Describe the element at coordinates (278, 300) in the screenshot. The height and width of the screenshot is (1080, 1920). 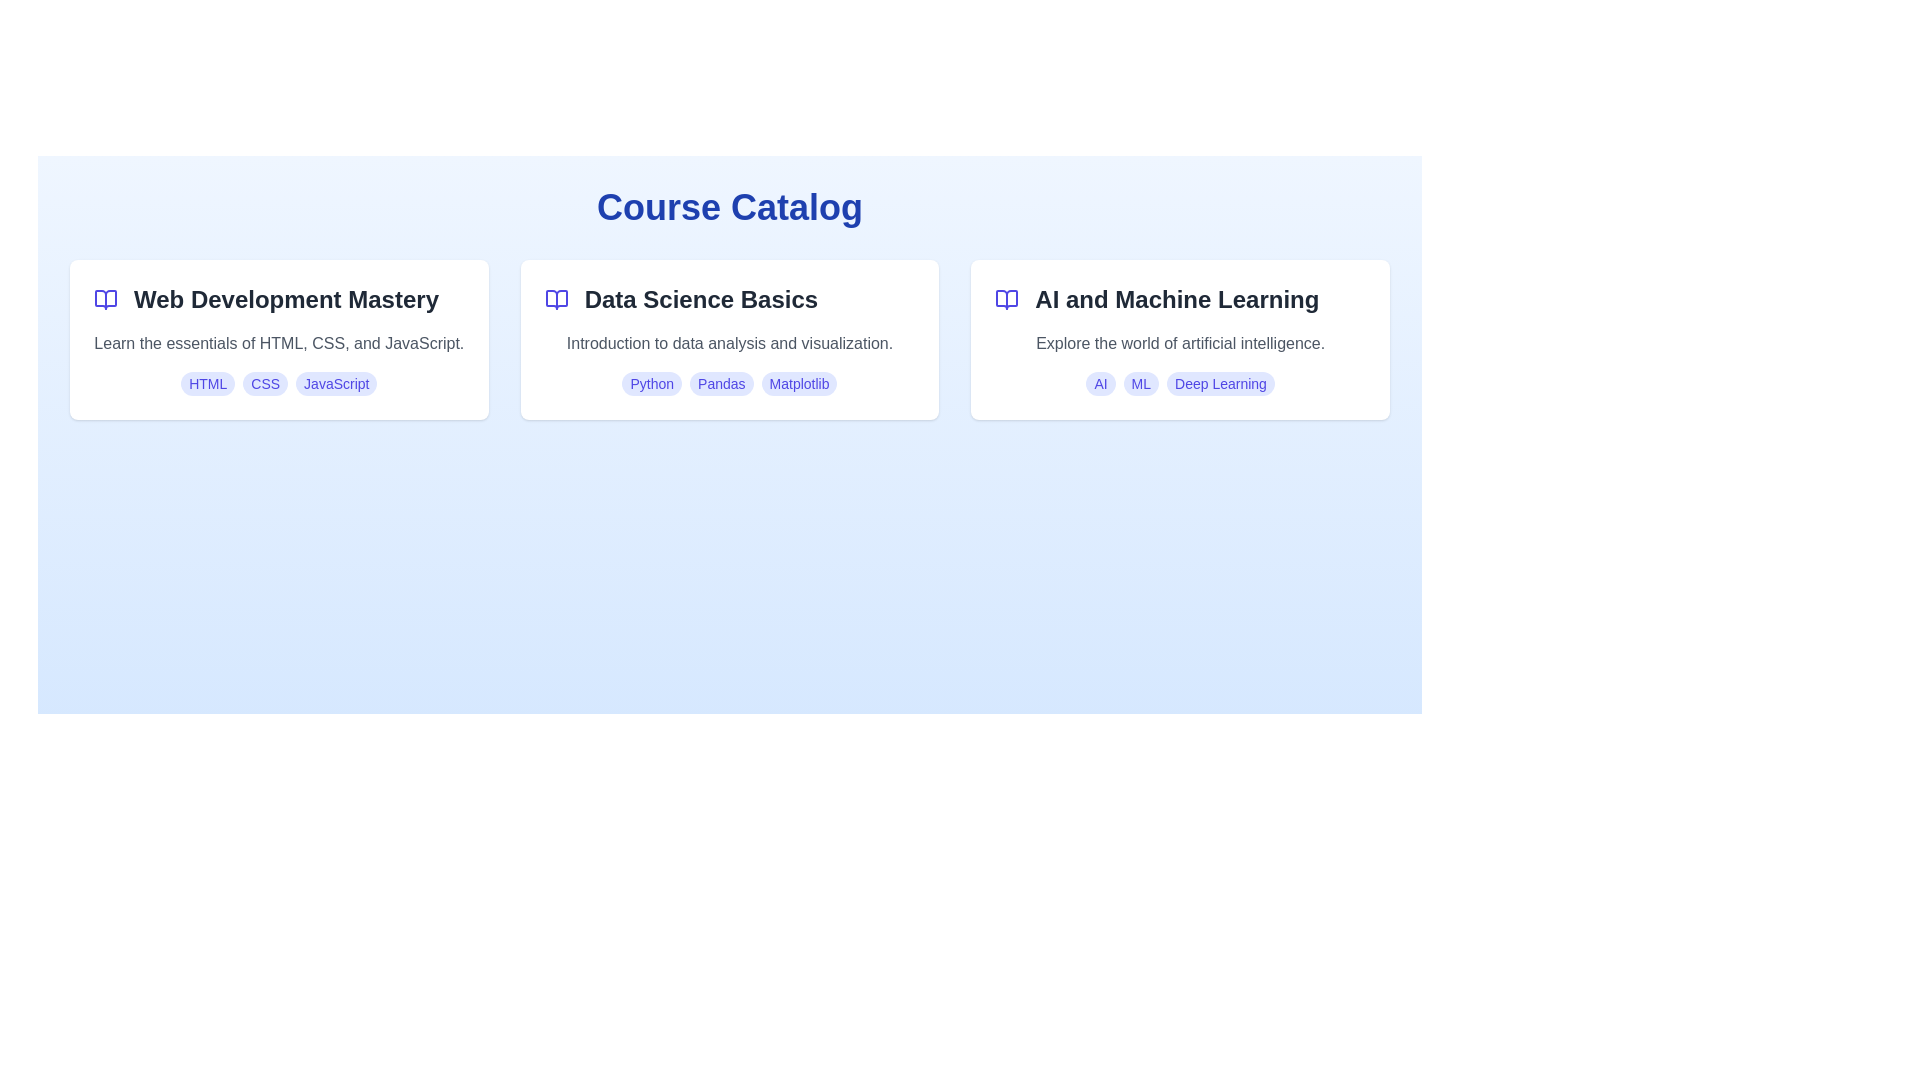
I see `the title 'Web Development Mastery' in the first card of the horizontal layout` at that location.